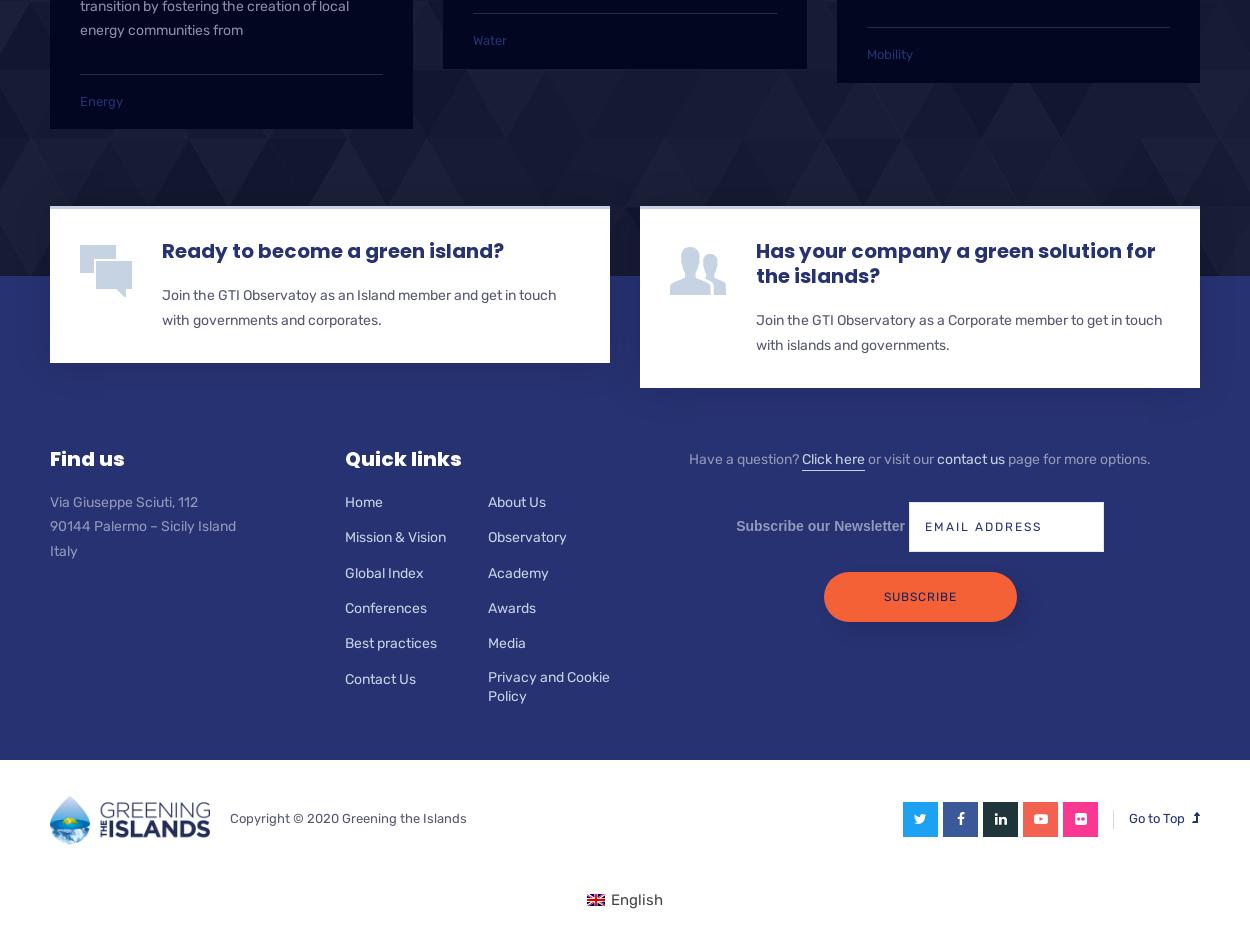  I want to click on 'Have a question?', so click(744, 457).